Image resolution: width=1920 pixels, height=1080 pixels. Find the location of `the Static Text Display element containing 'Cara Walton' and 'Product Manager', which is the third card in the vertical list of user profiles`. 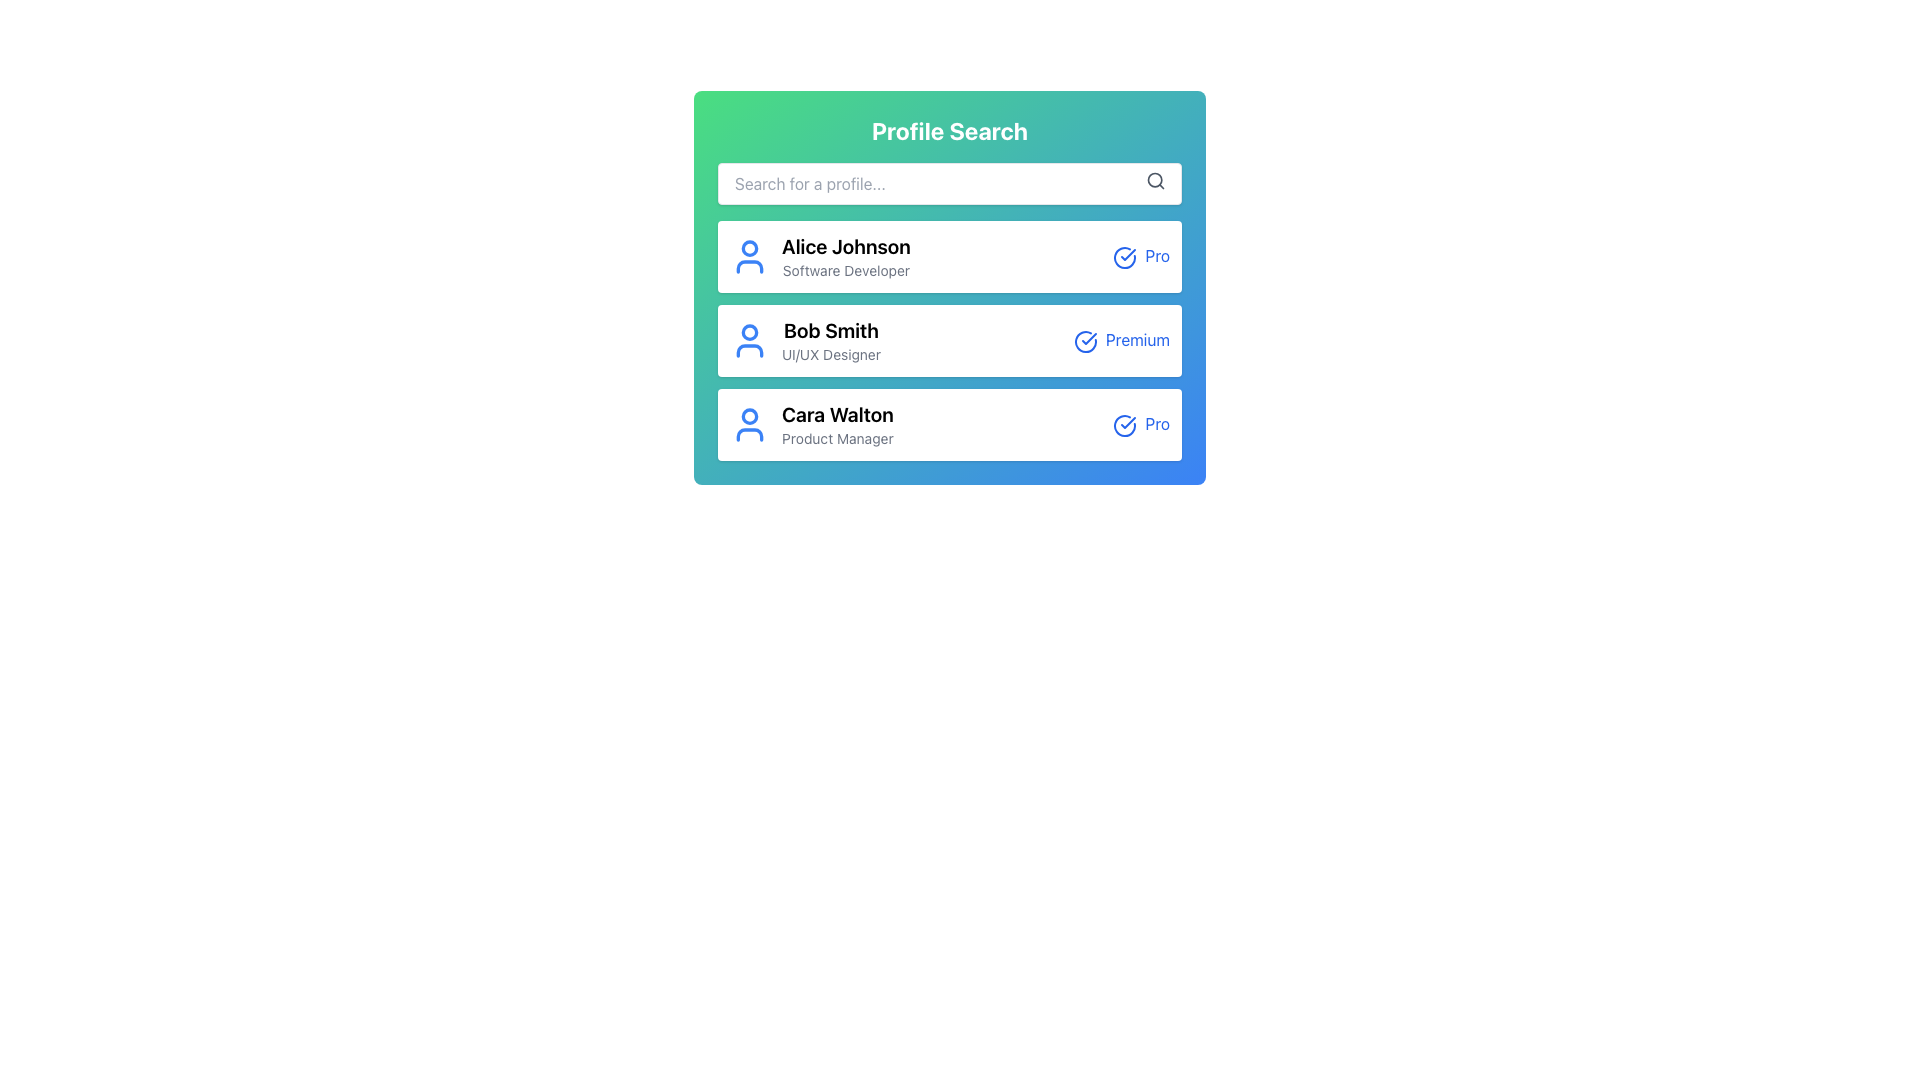

the Static Text Display element containing 'Cara Walton' and 'Product Manager', which is the third card in the vertical list of user profiles is located at coordinates (837, 423).